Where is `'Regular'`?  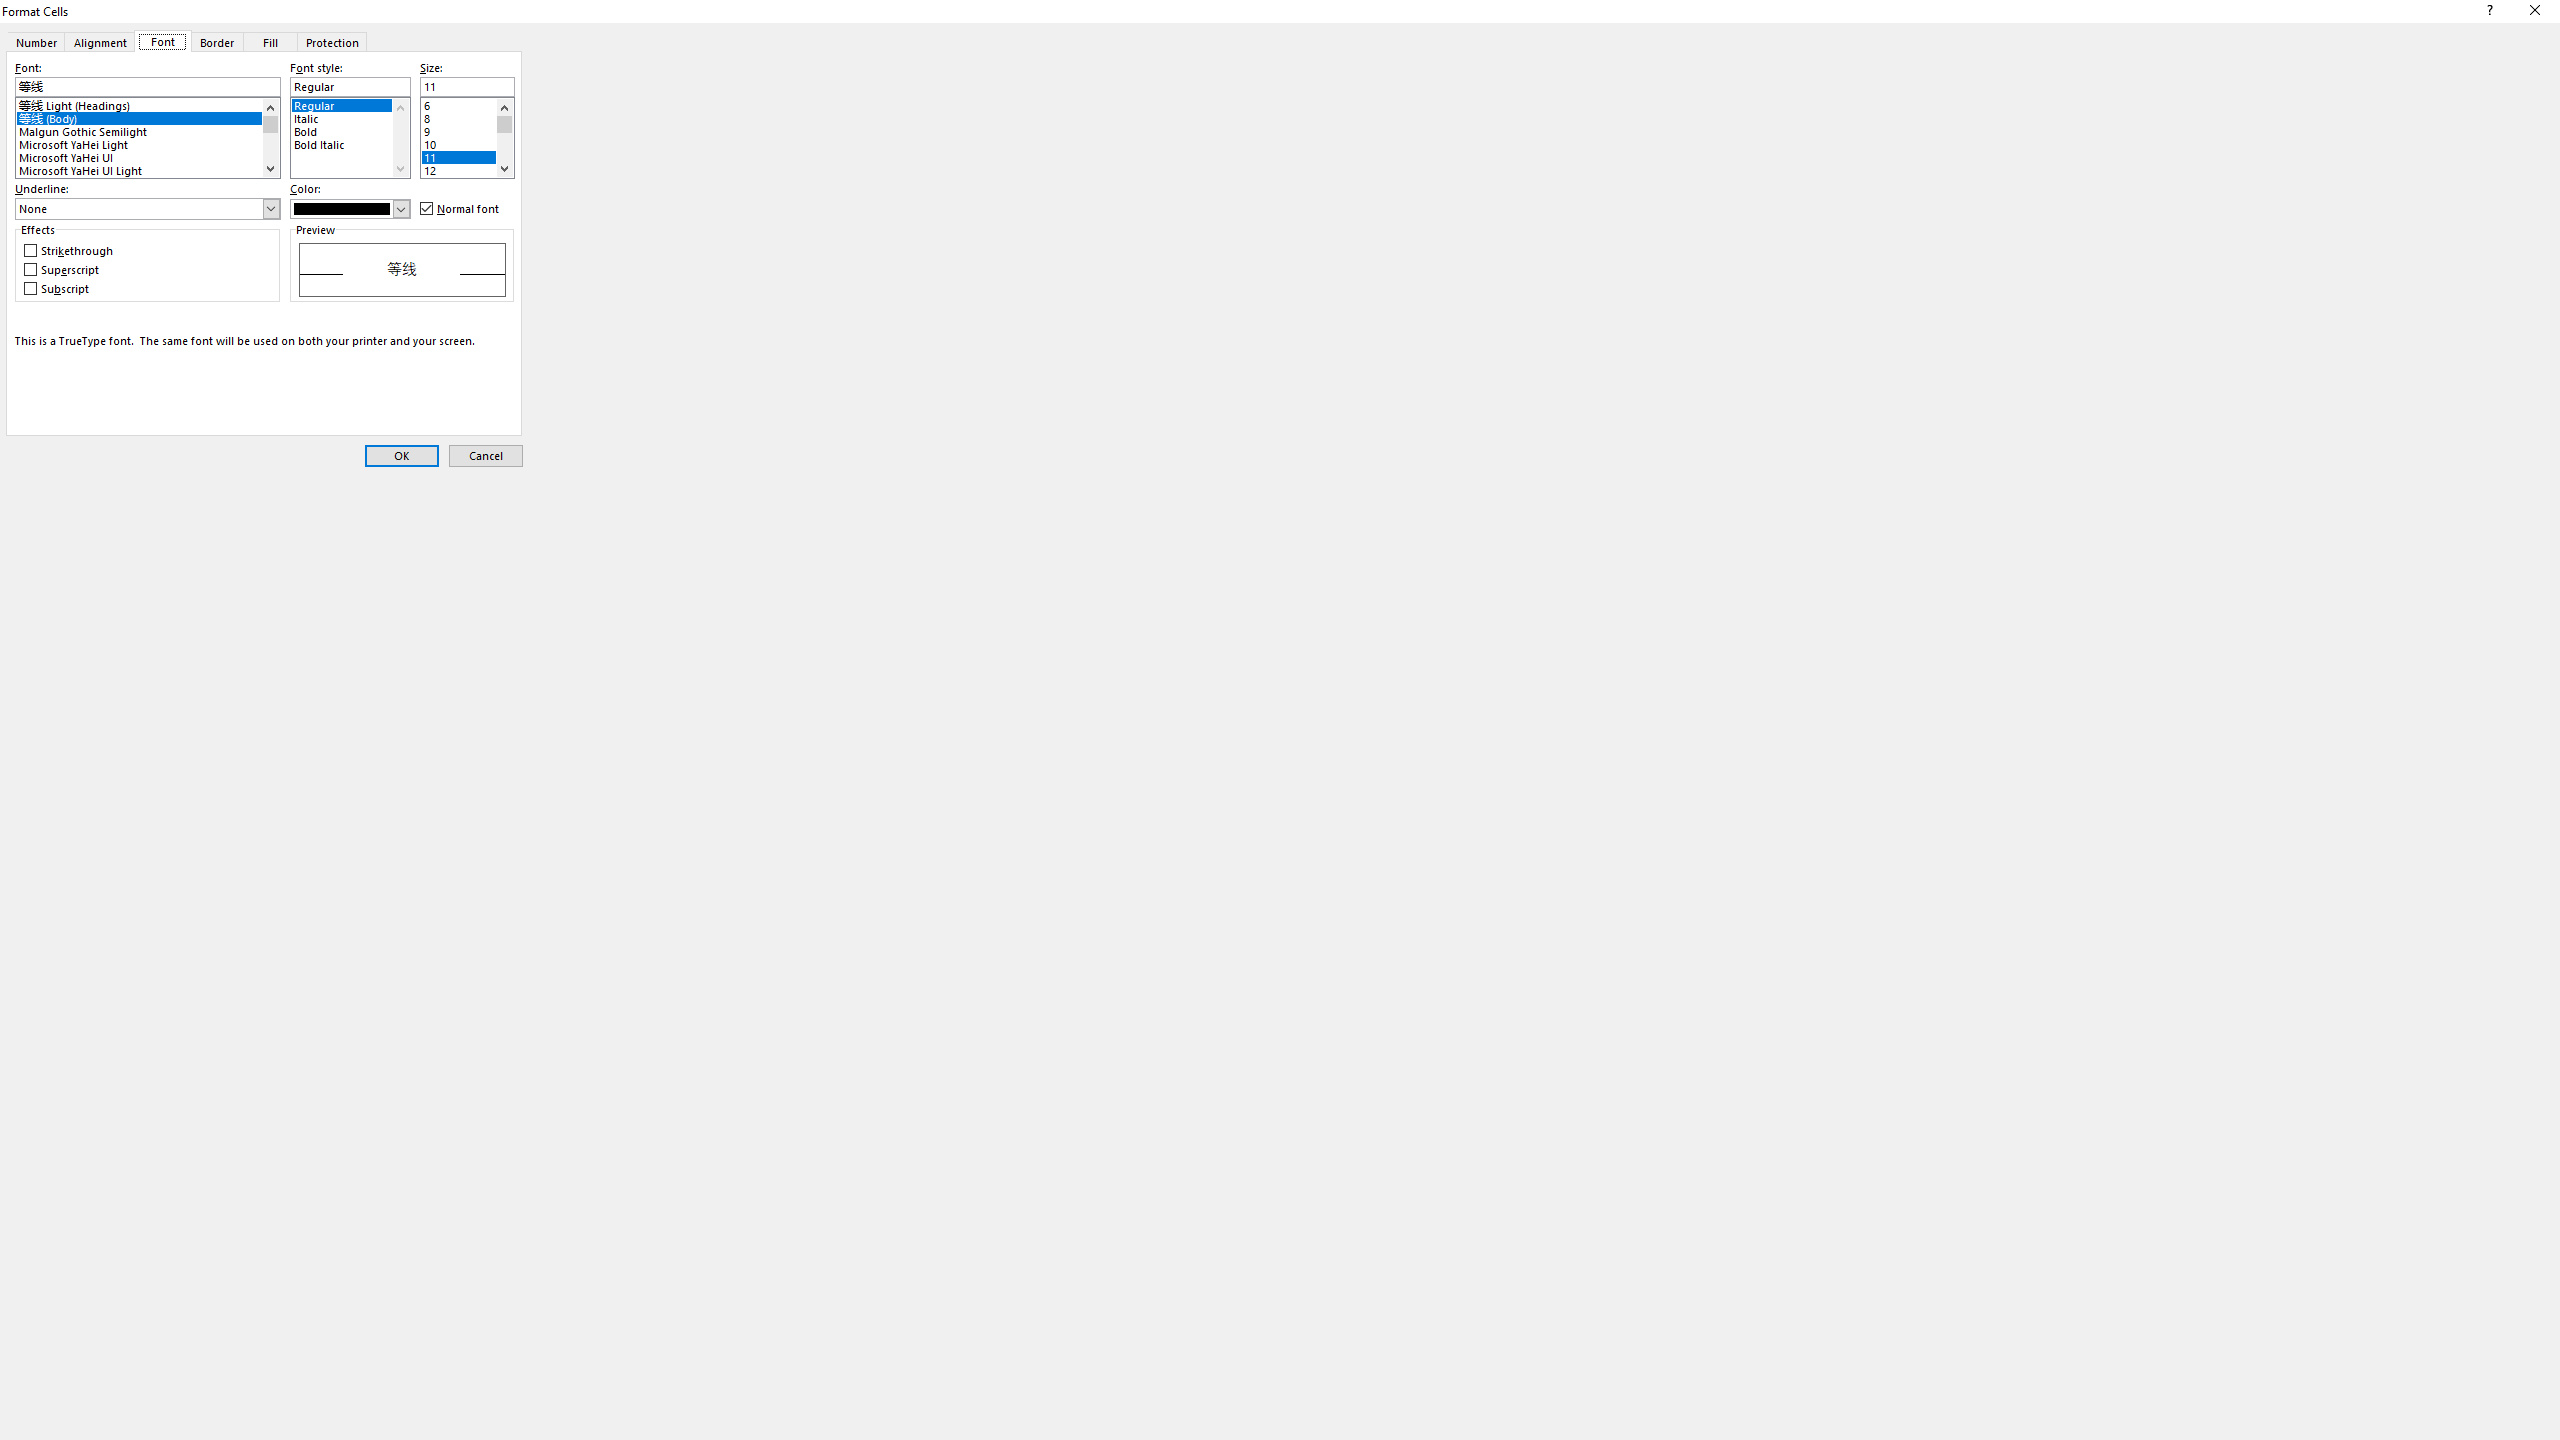 'Regular' is located at coordinates (350, 102).